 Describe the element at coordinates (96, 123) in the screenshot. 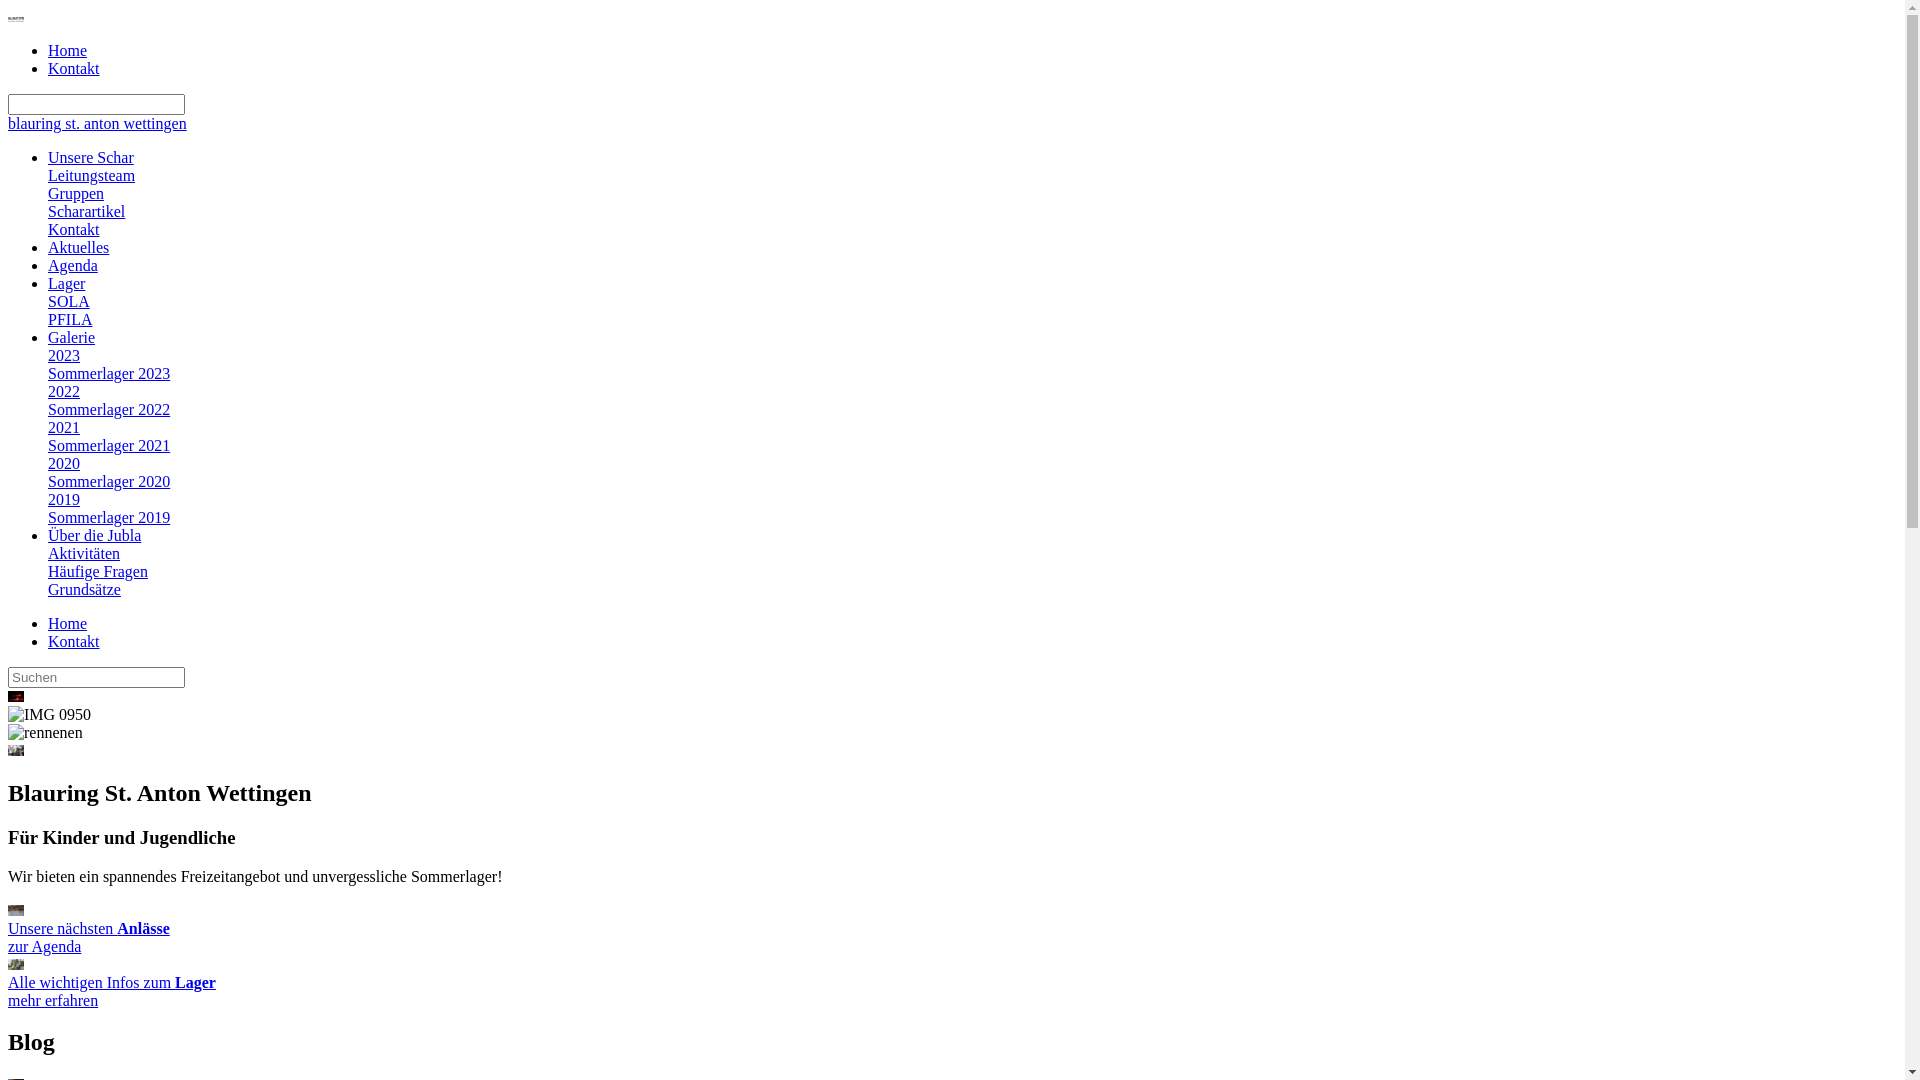

I see `'blauring st. anton wettingen'` at that location.